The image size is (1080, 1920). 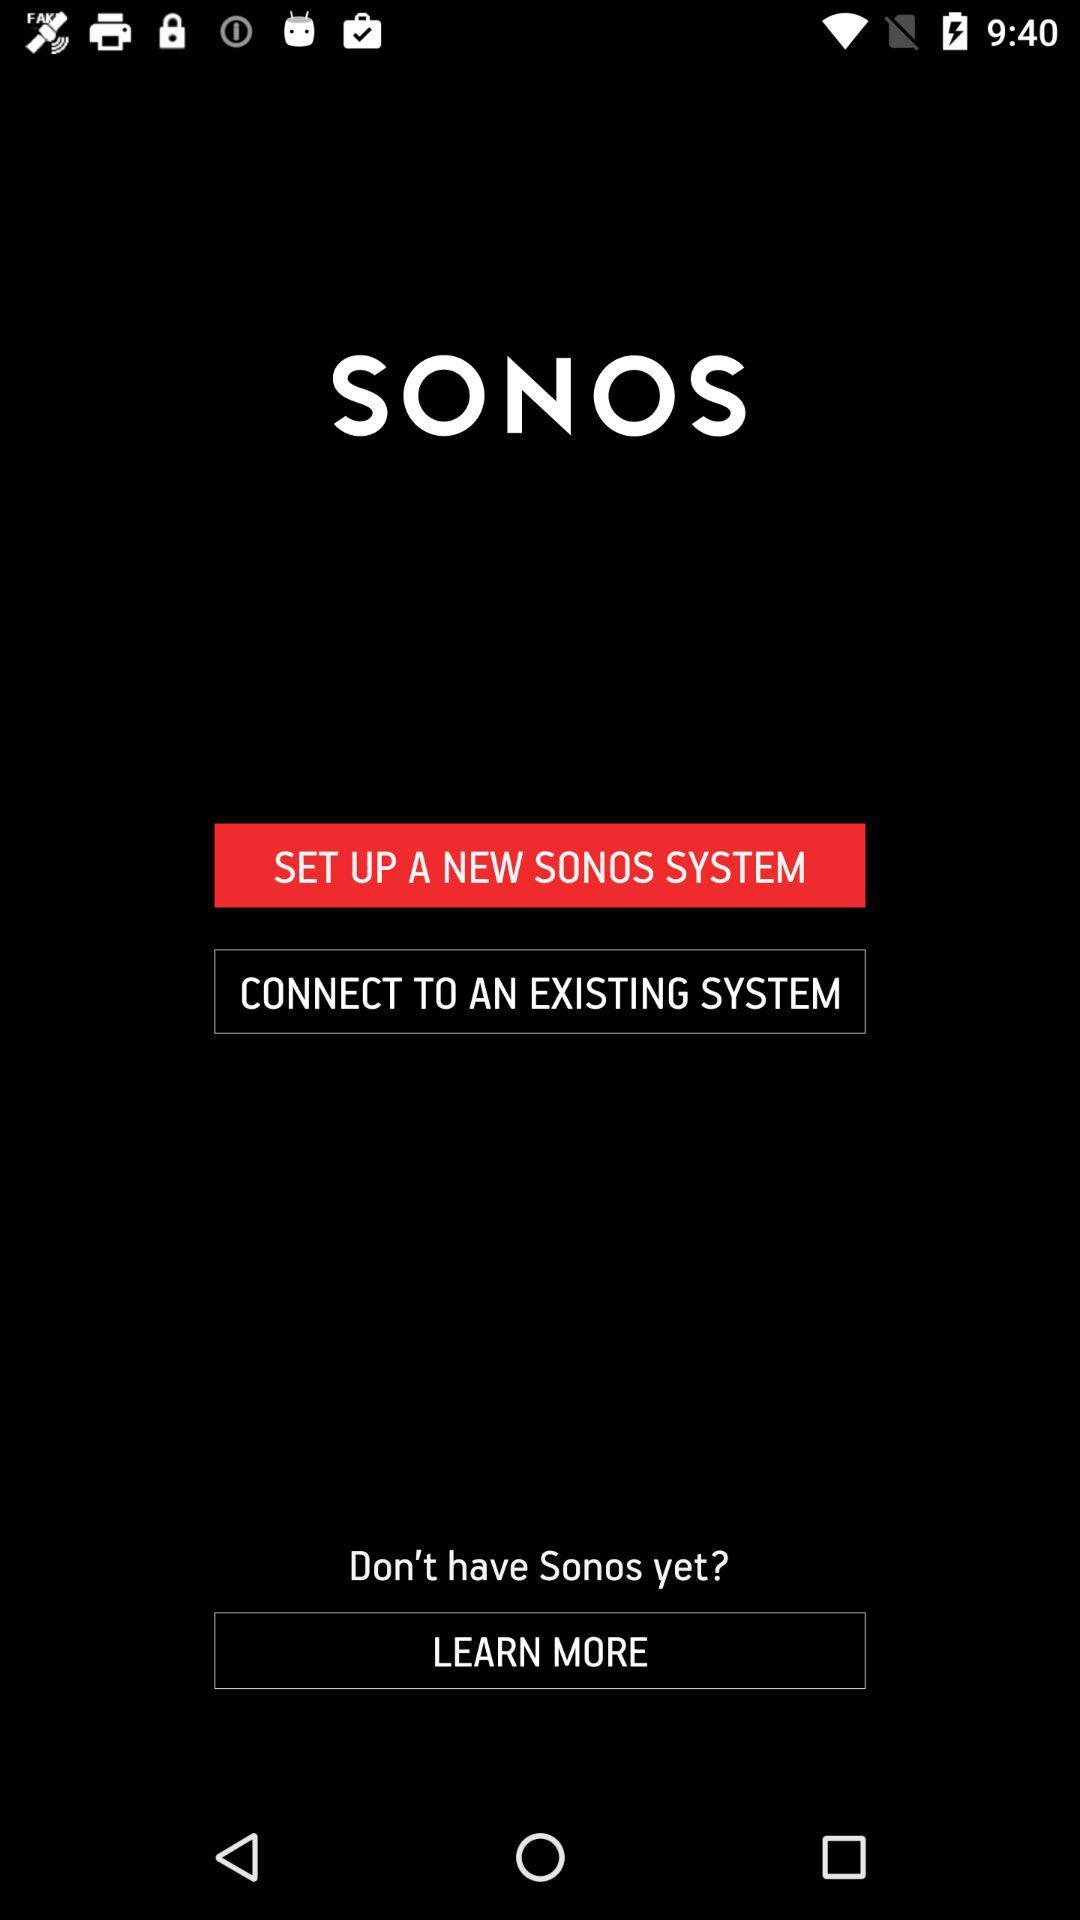 I want to click on set up a, so click(x=540, y=865).